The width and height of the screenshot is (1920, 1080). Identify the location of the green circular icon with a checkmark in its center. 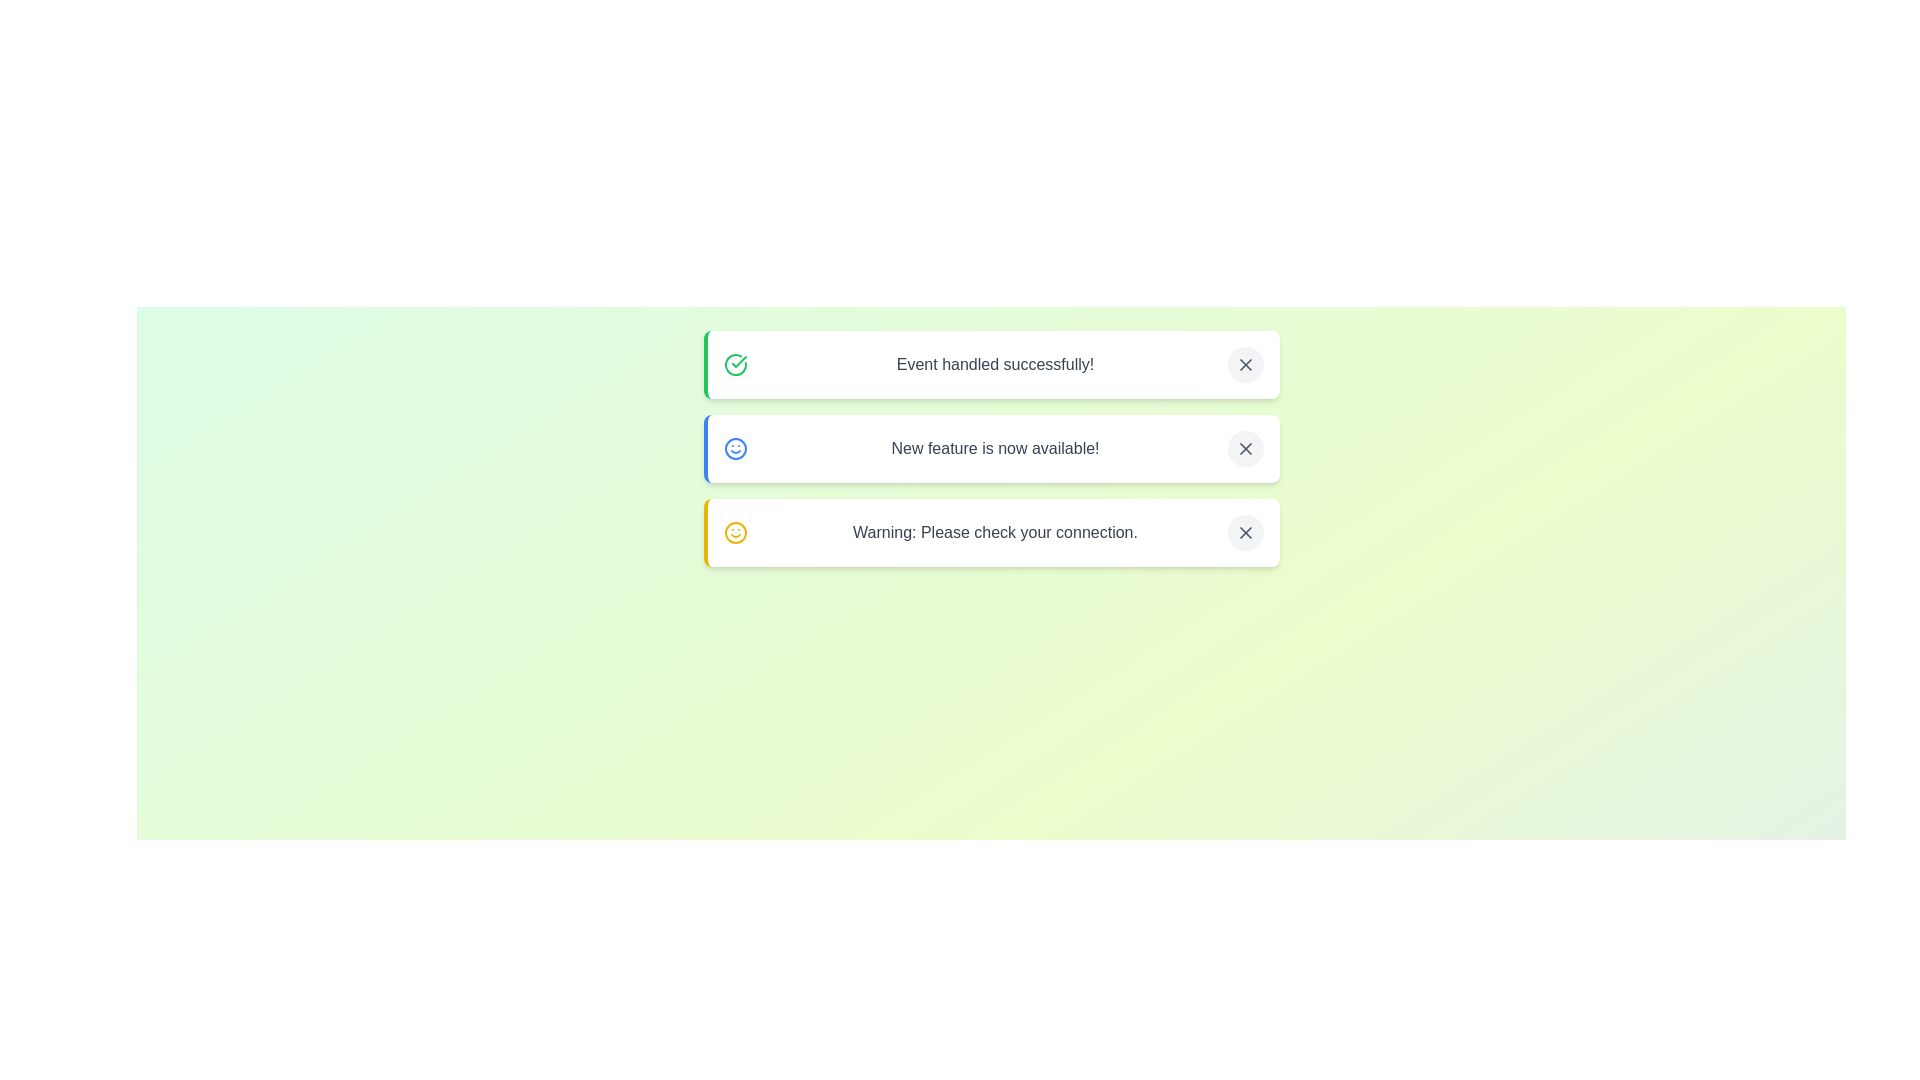
(734, 365).